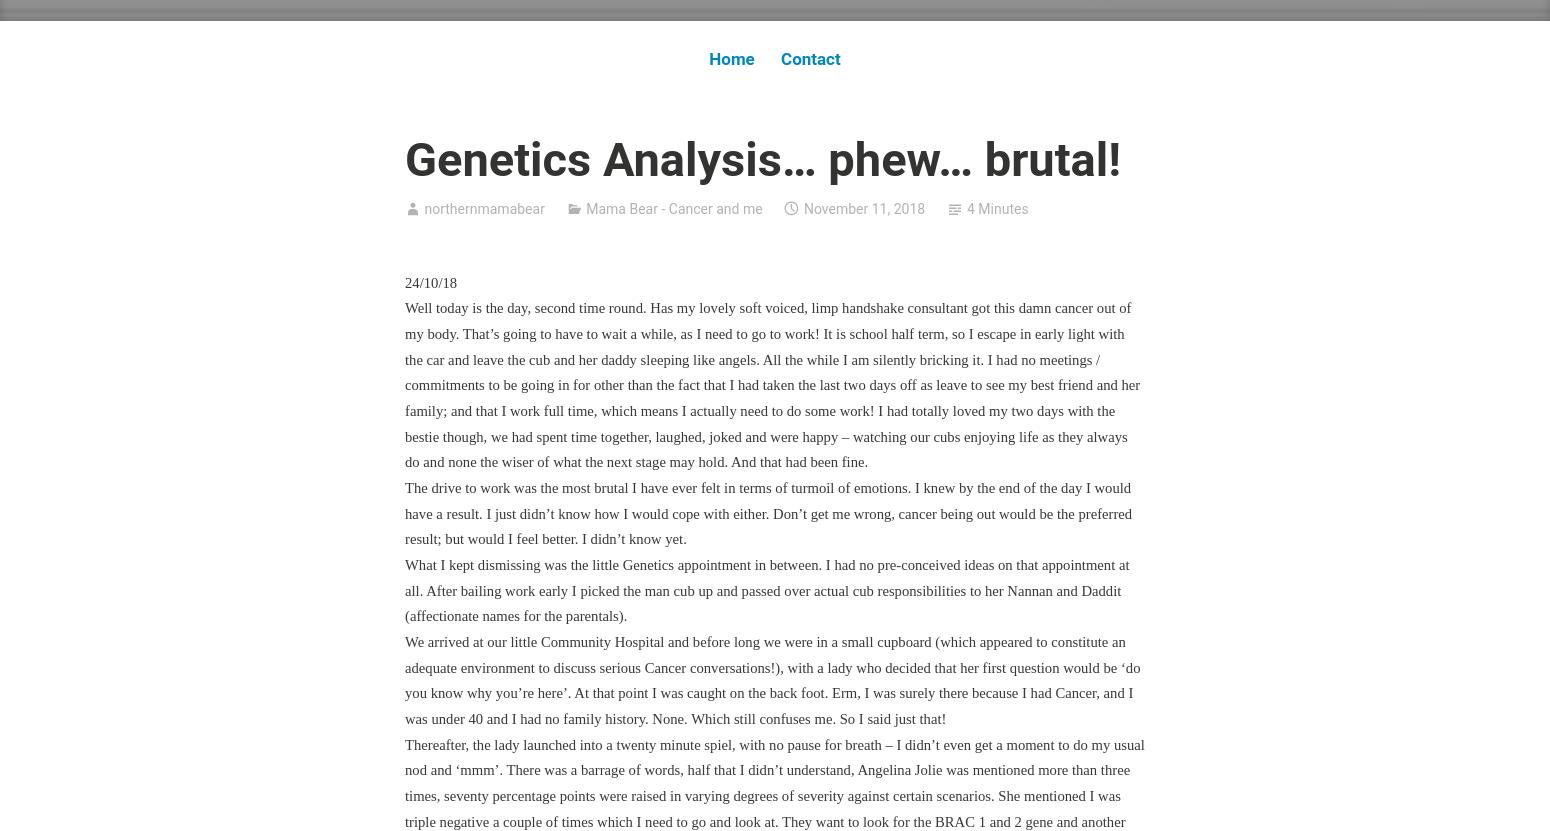 Image resolution: width=1550 pixels, height=831 pixels. Describe the element at coordinates (431, 282) in the screenshot. I see `'24/10/18'` at that location.